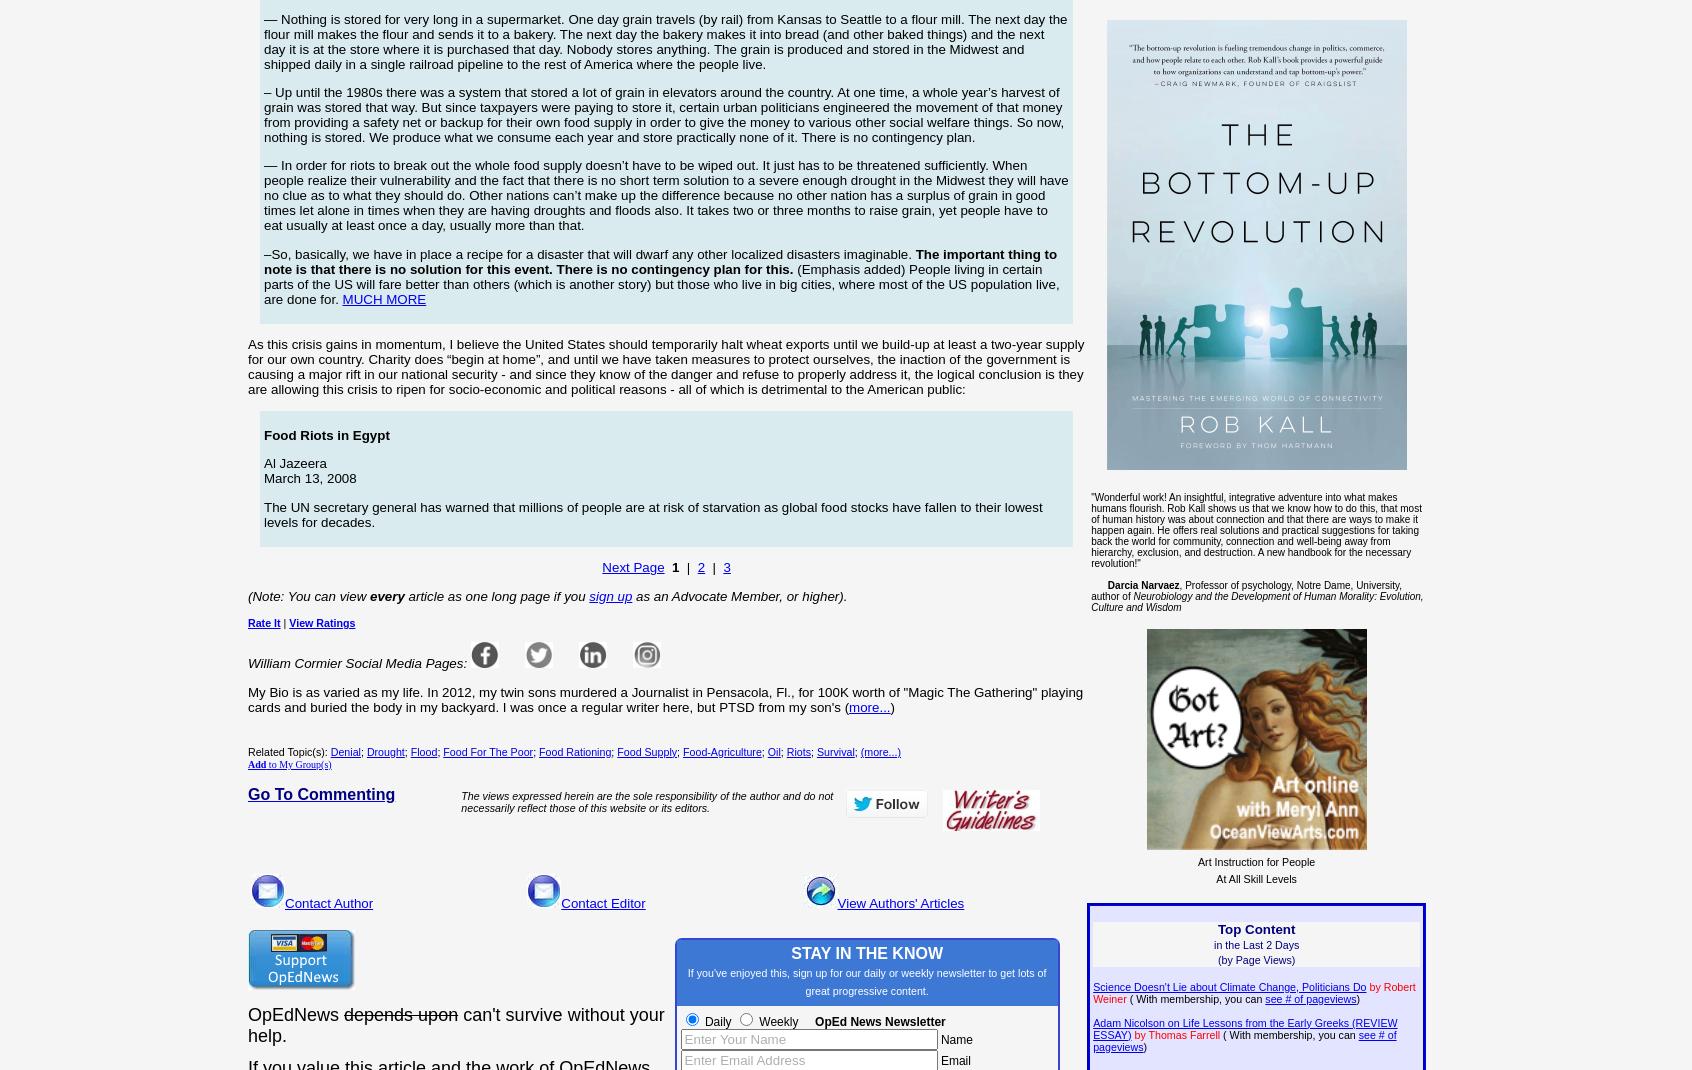  What do you see at coordinates (721, 566) in the screenshot?
I see `'3'` at bounding box center [721, 566].